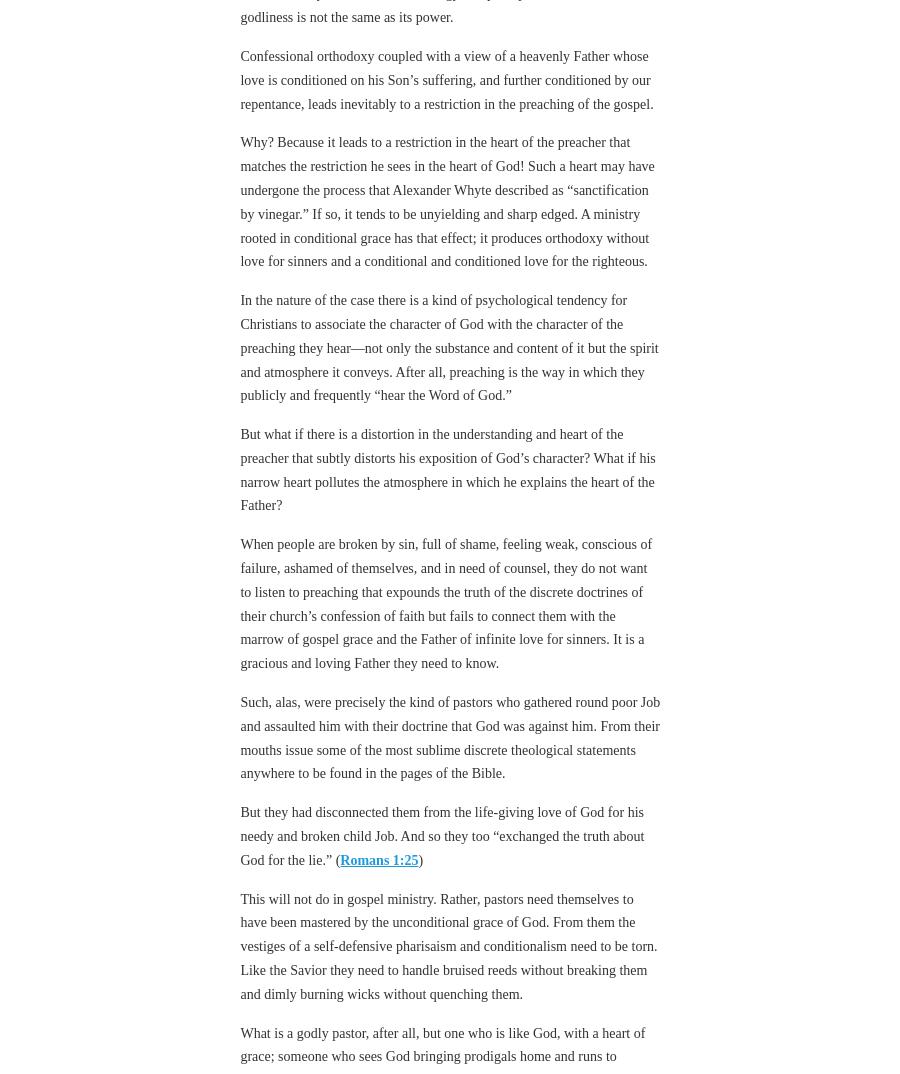 The height and width of the screenshot is (1074, 900). I want to click on 'In the nature of the case there is a kind of psychological tendency for Christians to associate the character of God with the character of the preaching they hear—not only the substance and content of it but the spirit and atmosphere it conveys. After all, preaching is the way in which they publicly and frequently “hear the Word of God.”', so click(449, 292).